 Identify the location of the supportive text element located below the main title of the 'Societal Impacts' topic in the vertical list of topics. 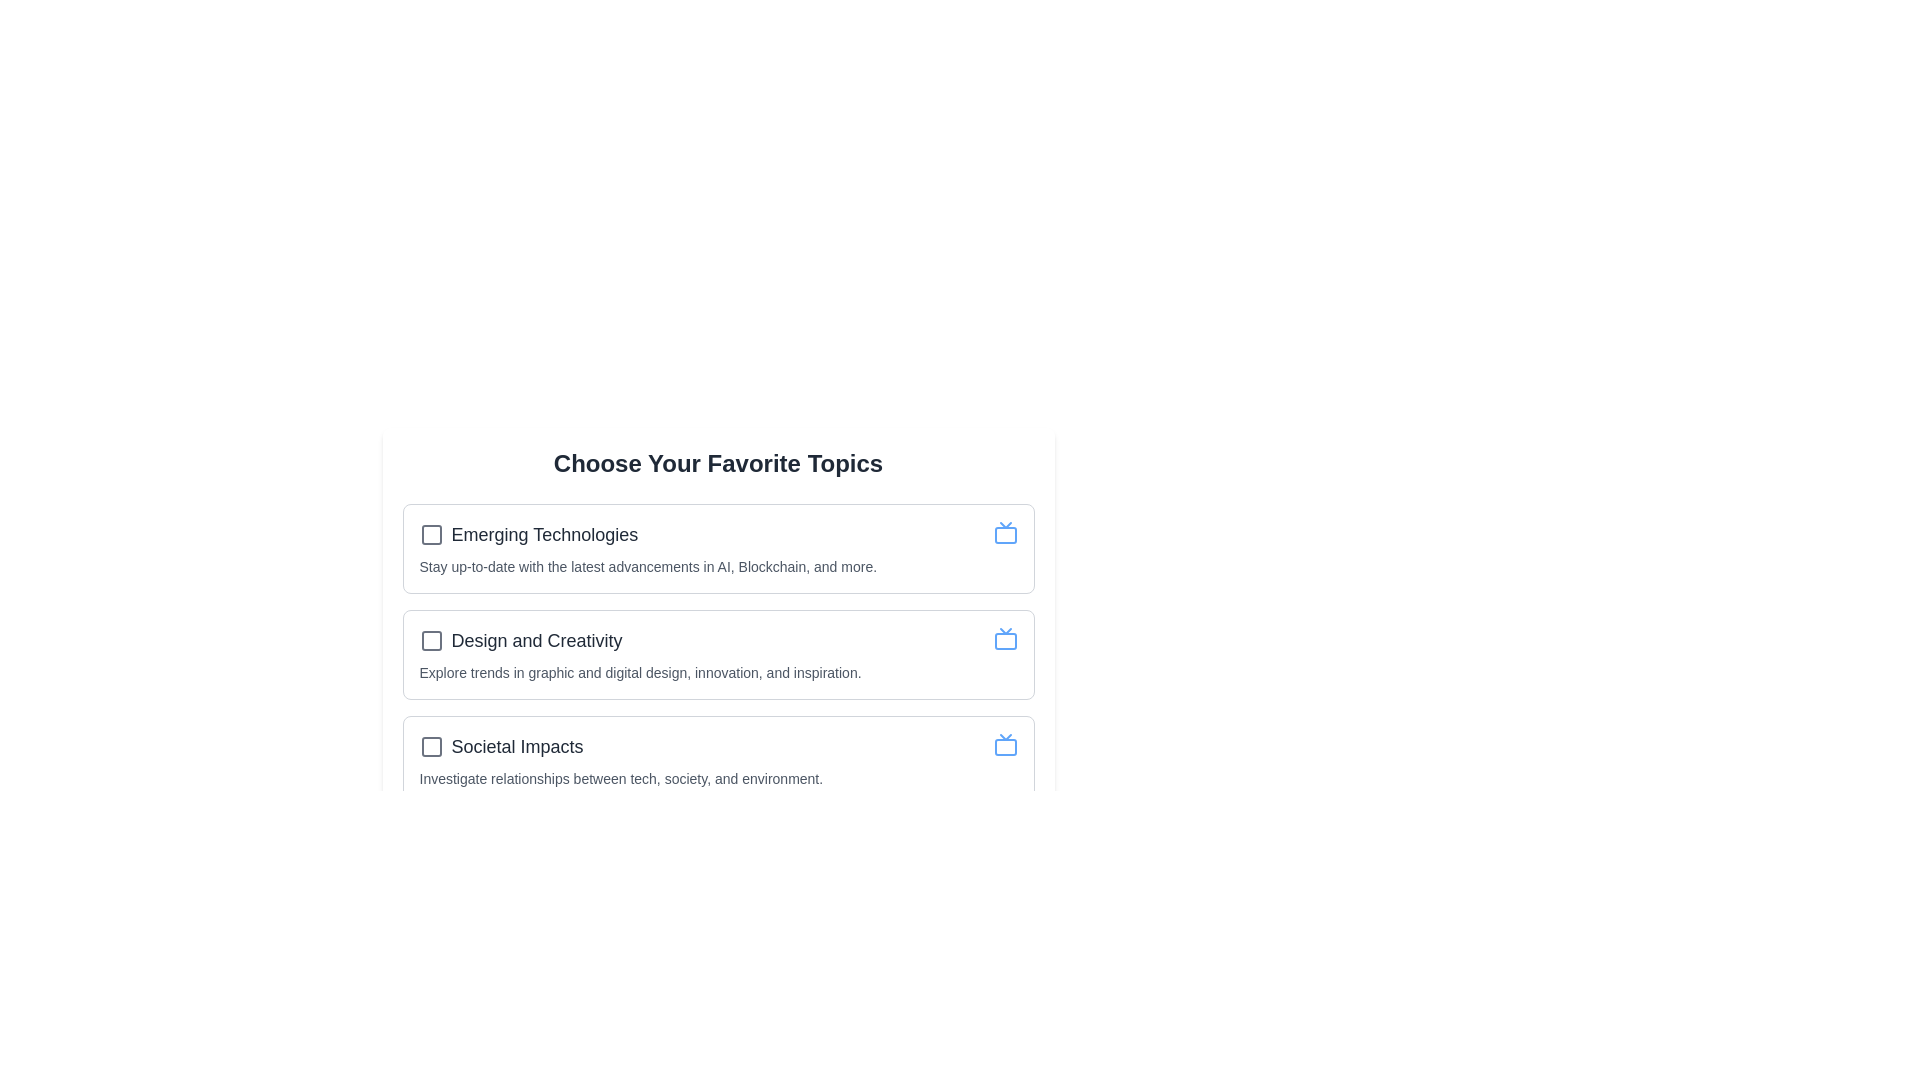
(620, 778).